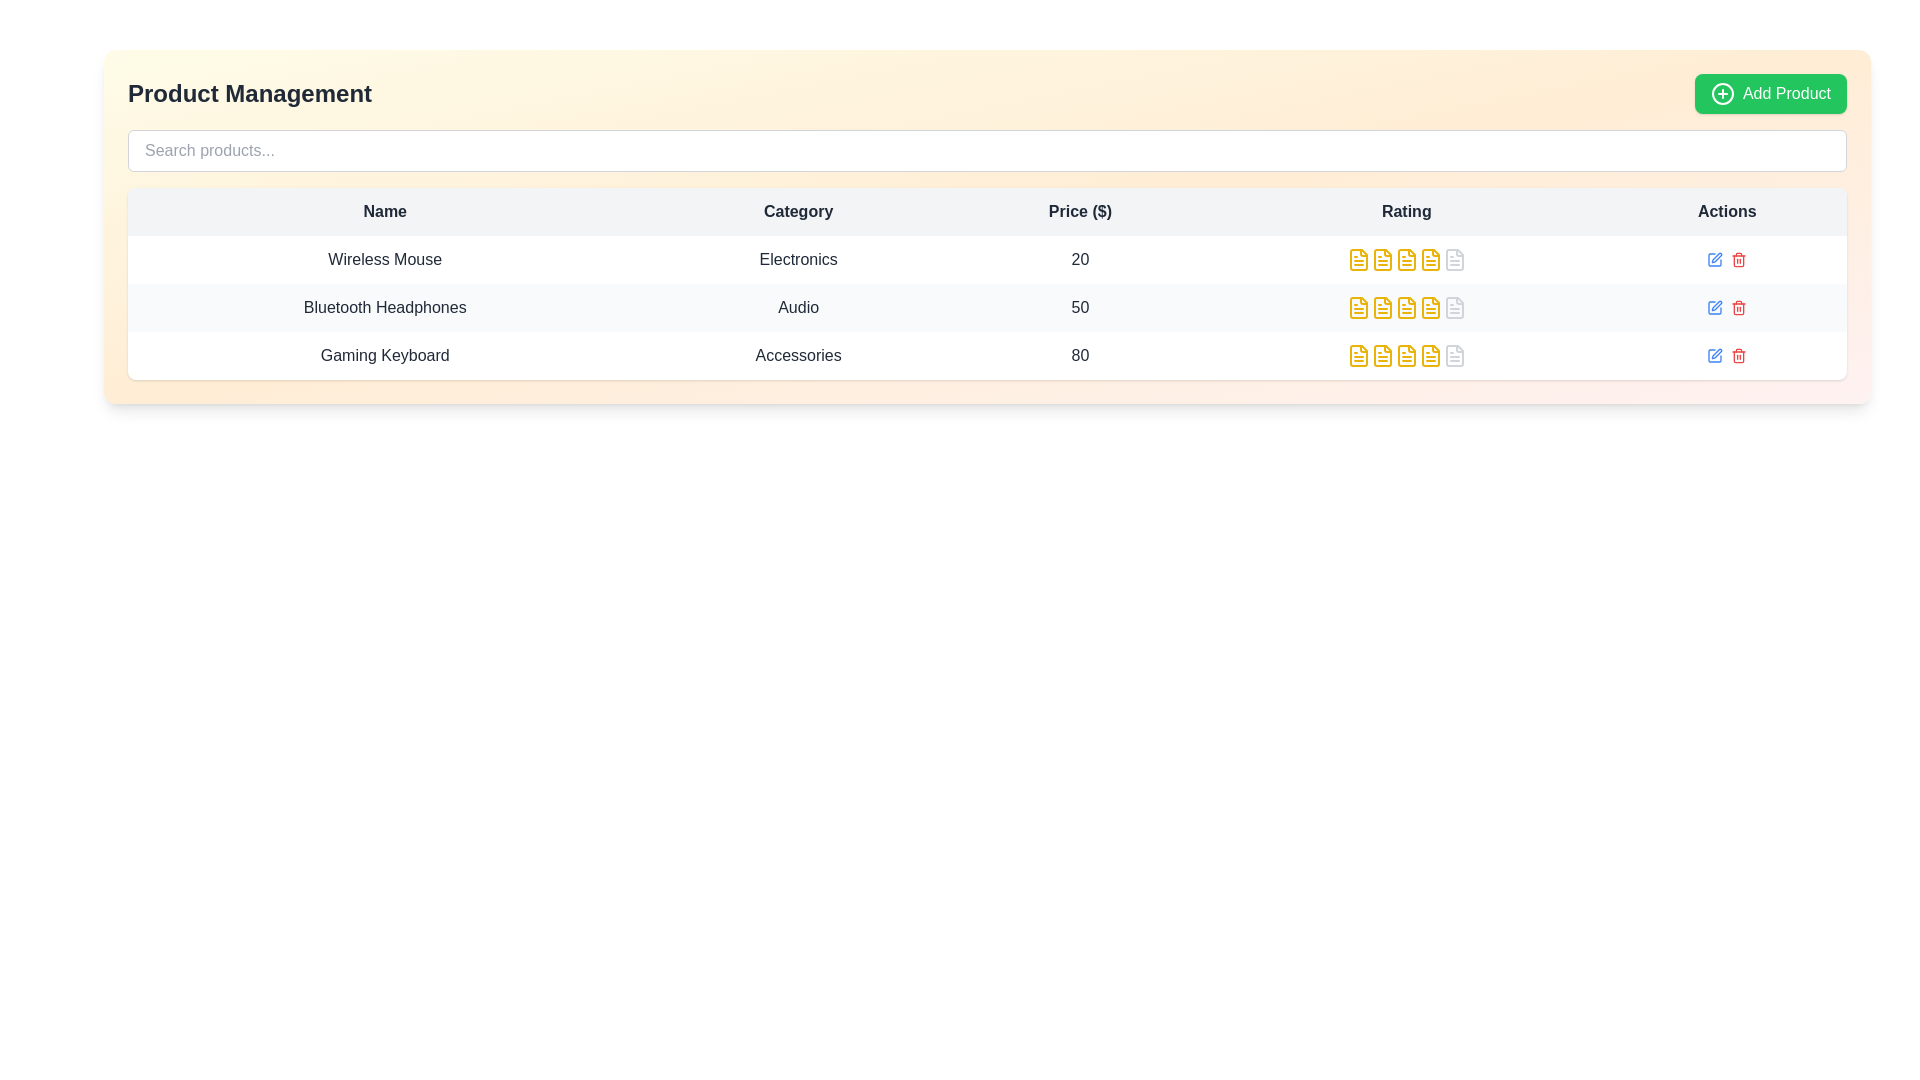  I want to click on the fifth document icon in the rating row for the 'Wireless Mouse' entry, so click(1454, 258).